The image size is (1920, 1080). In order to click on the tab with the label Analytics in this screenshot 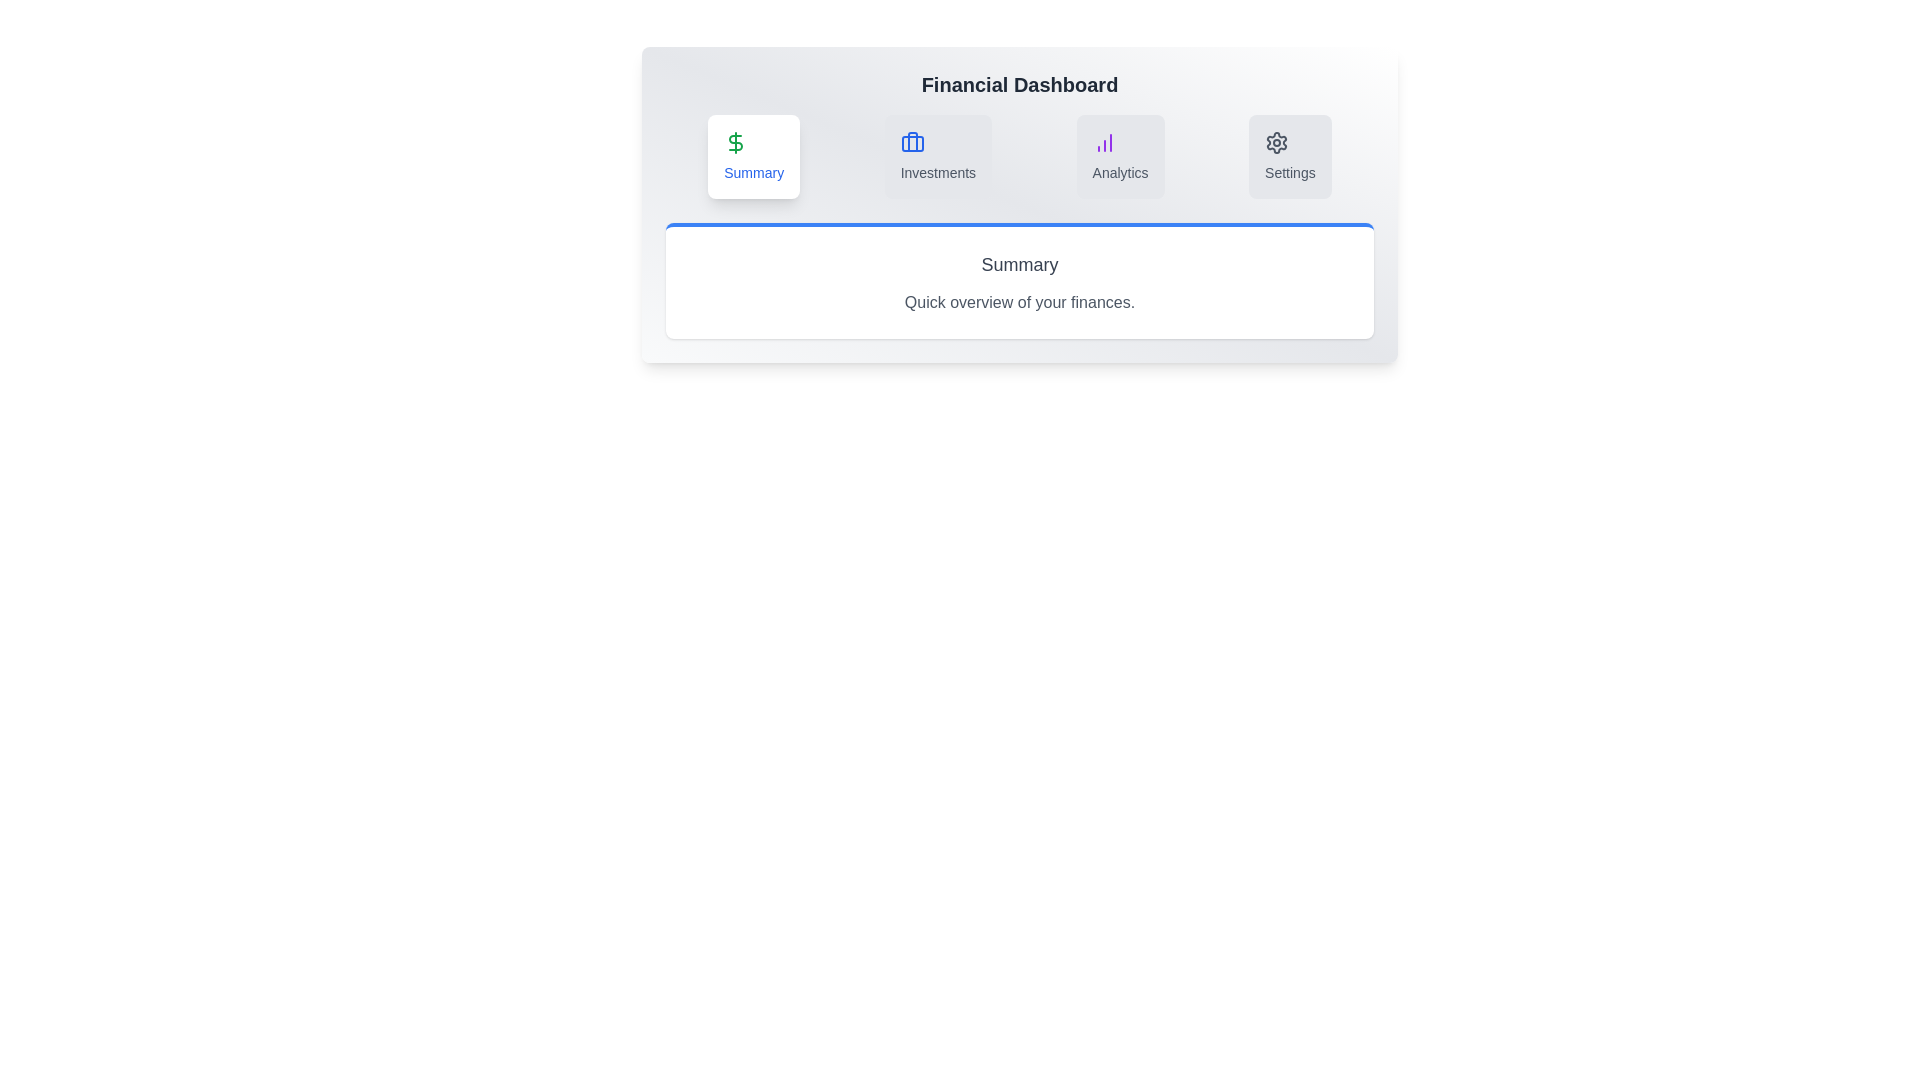, I will do `click(1120, 156)`.